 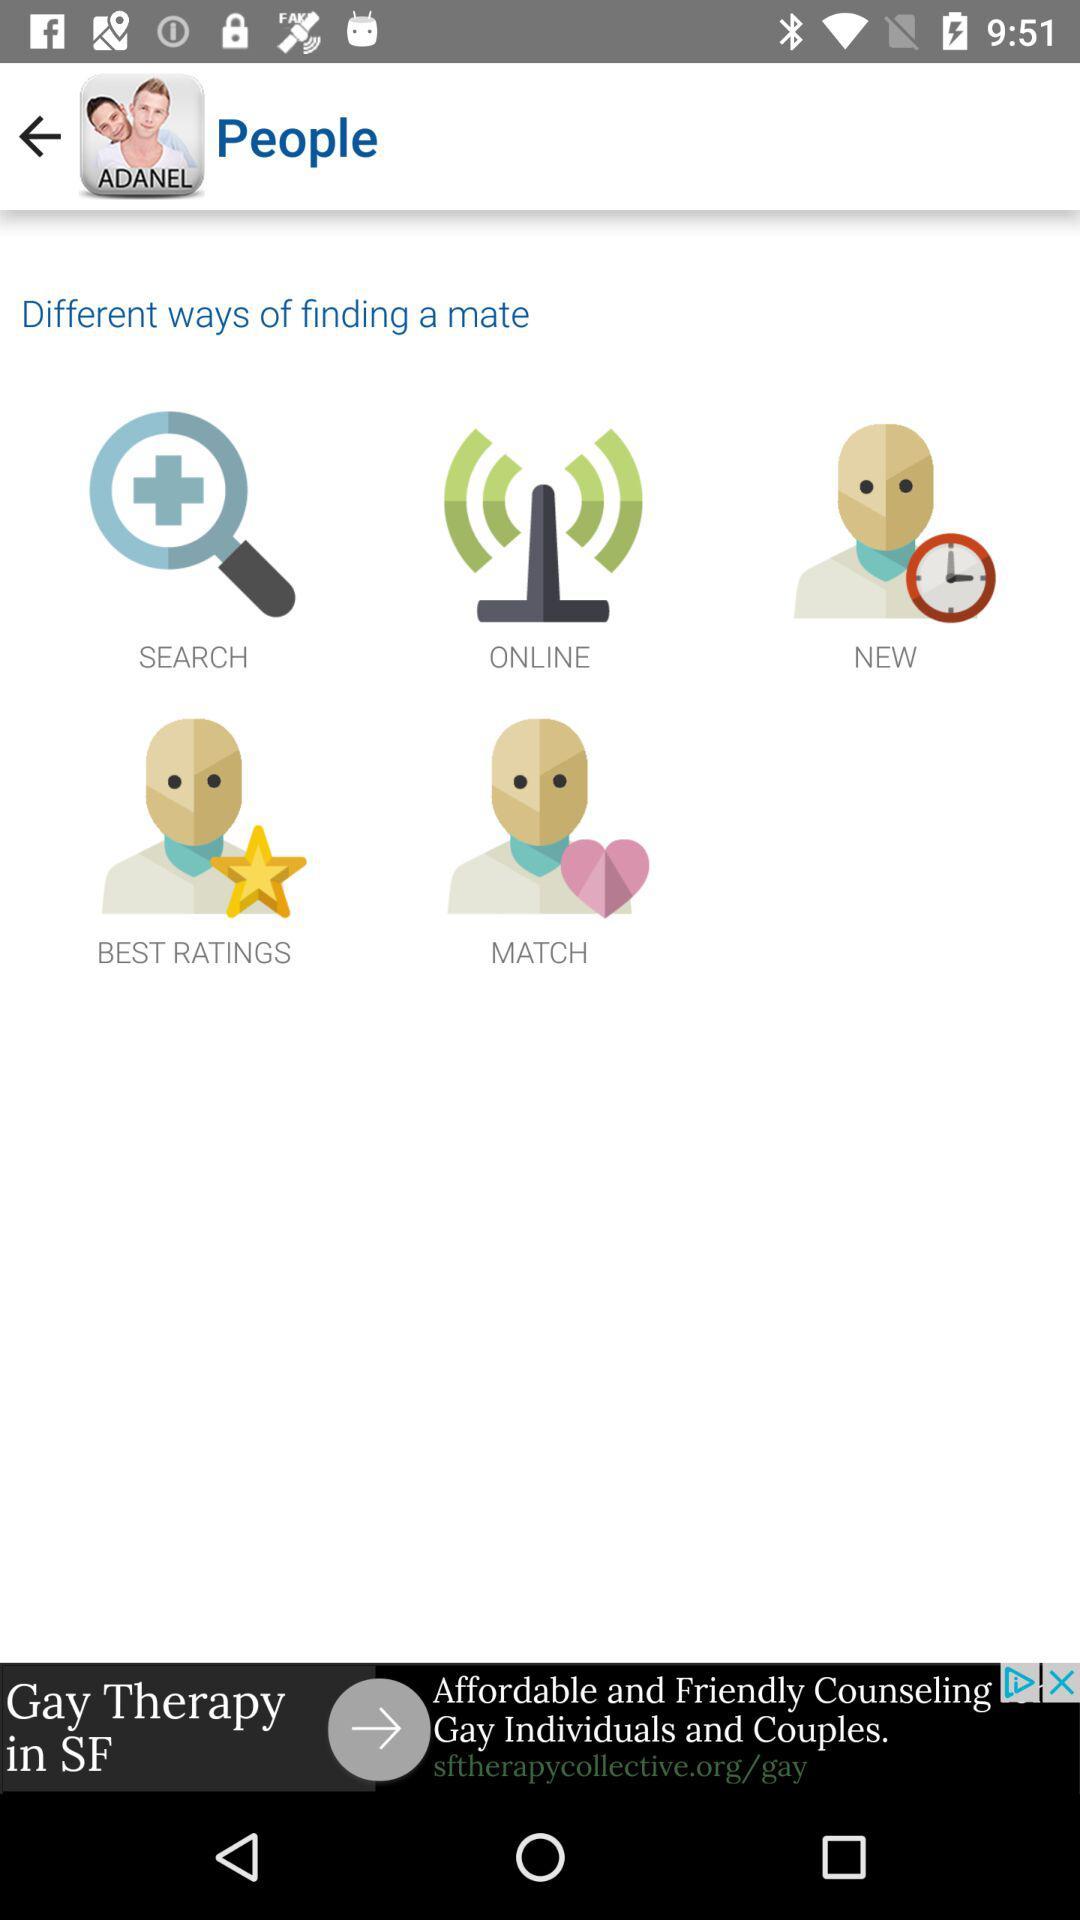 I want to click on check matches, so click(x=538, y=836).